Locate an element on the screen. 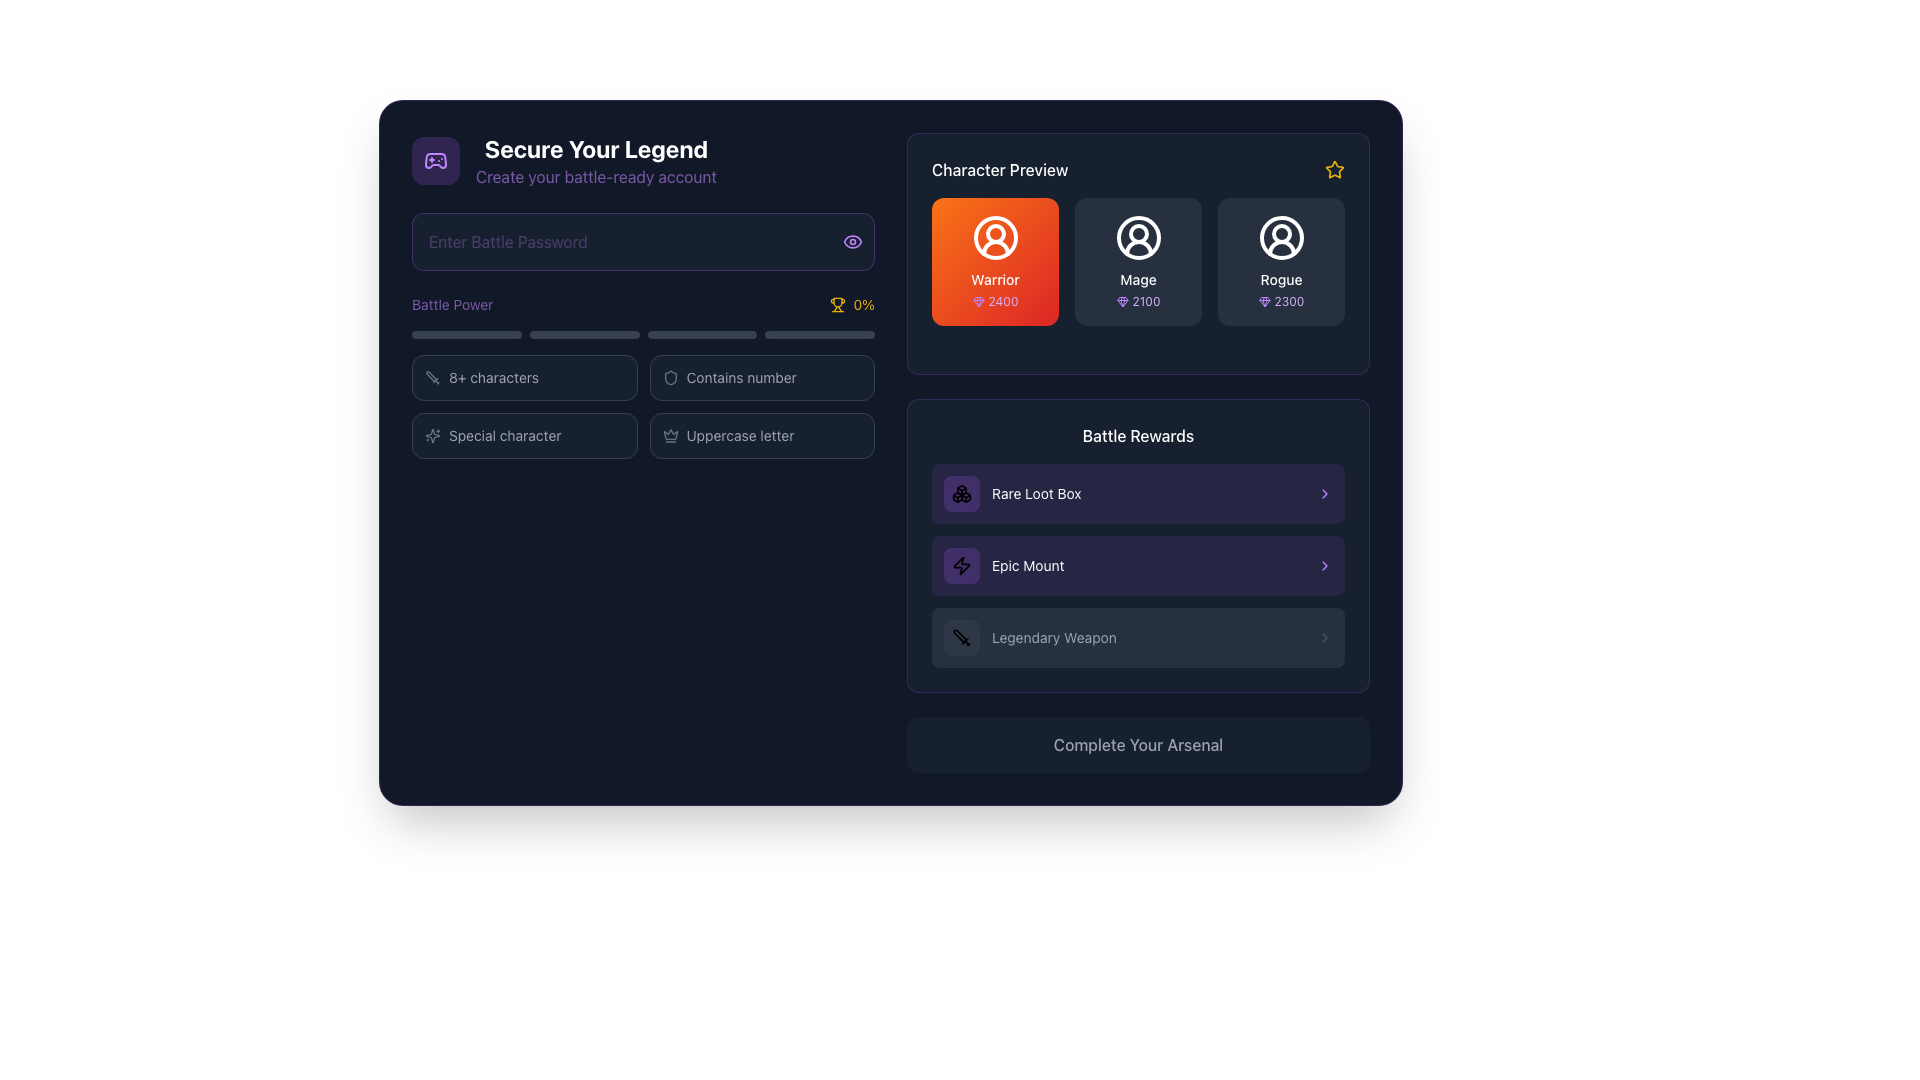 Image resolution: width=1920 pixels, height=1080 pixels. text from the Indicator box that indicates whether the password contains numeric characters, which is located to the right of the '8+ characters' item in the grid layout under the 'Battle Power' section is located at coordinates (761, 378).